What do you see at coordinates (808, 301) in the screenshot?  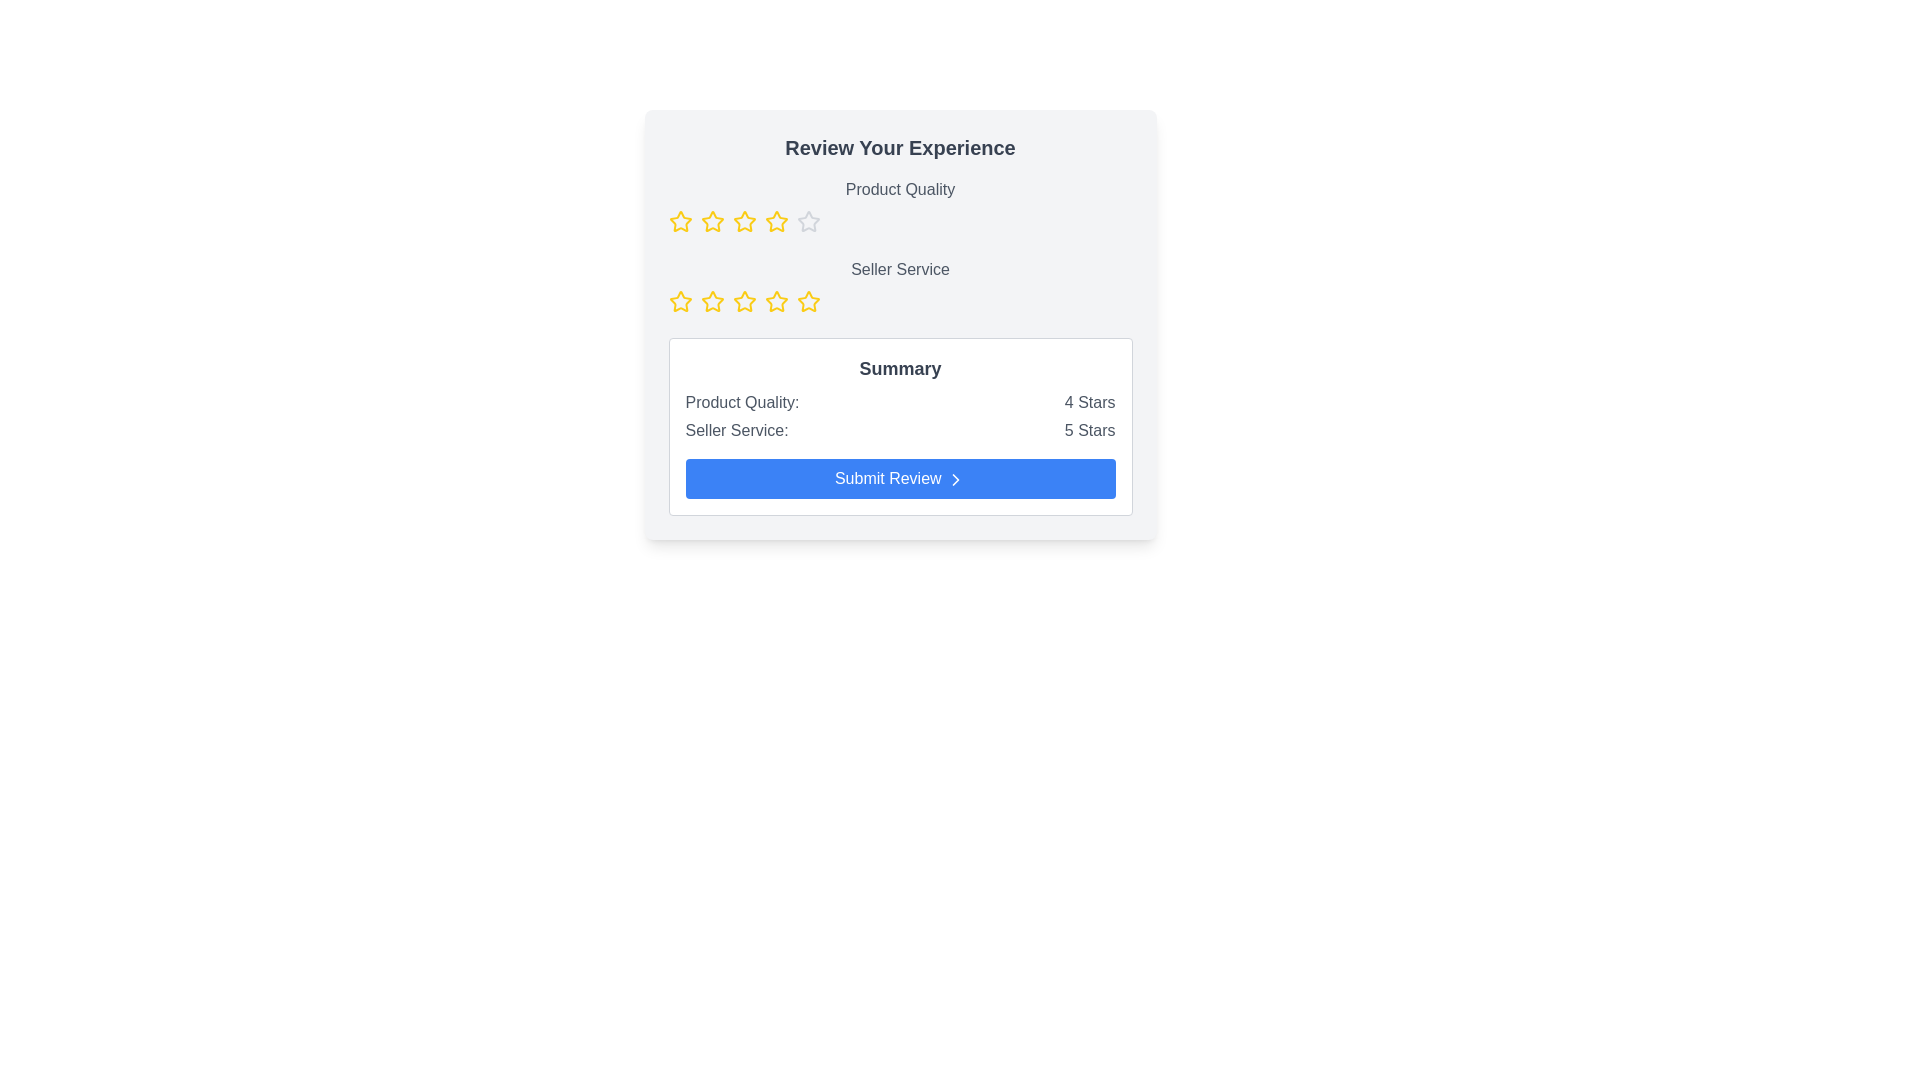 I see `the fifth interactive rating star icon for the 'Seller Service' category` at bounding box center [808, 301].